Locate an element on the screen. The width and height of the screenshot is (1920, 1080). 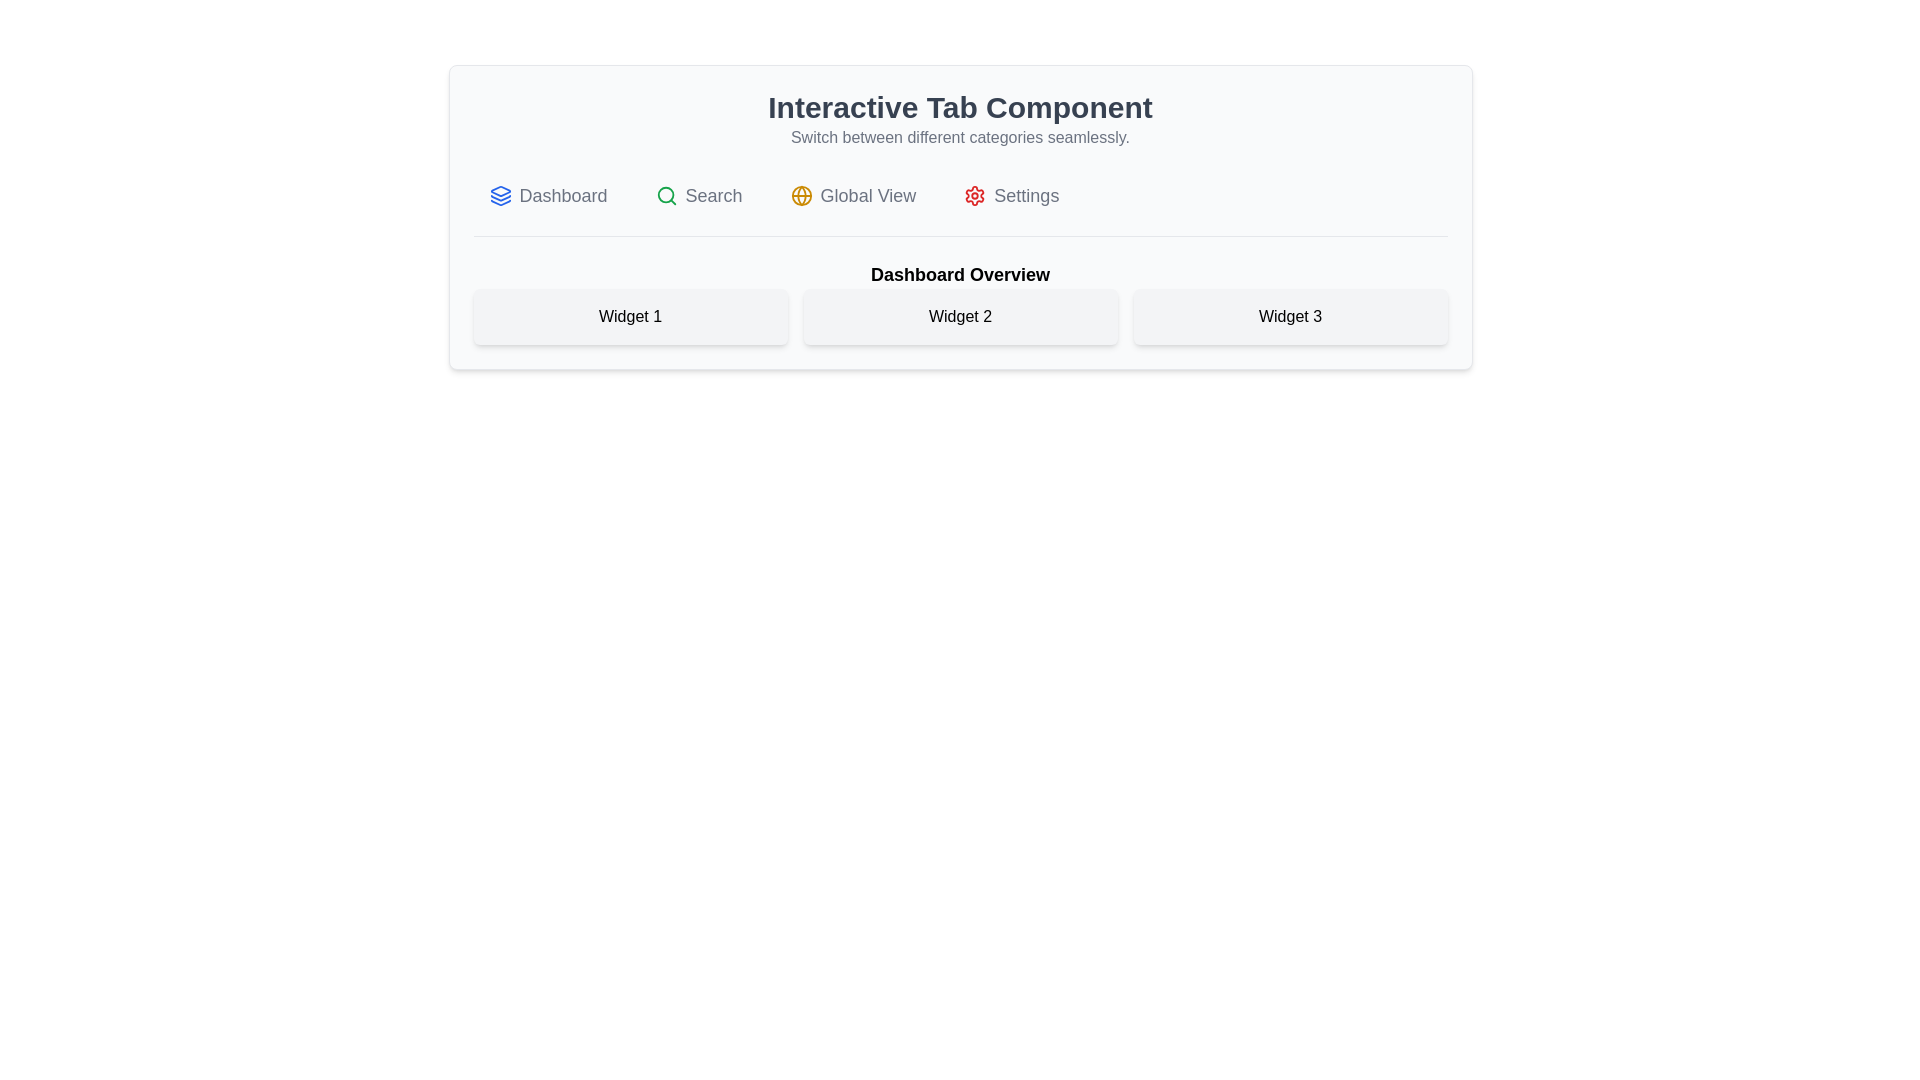
an item in the Navigation Bar located below the title 'Interactive Tab Component' is located at coordinates (960, 205).